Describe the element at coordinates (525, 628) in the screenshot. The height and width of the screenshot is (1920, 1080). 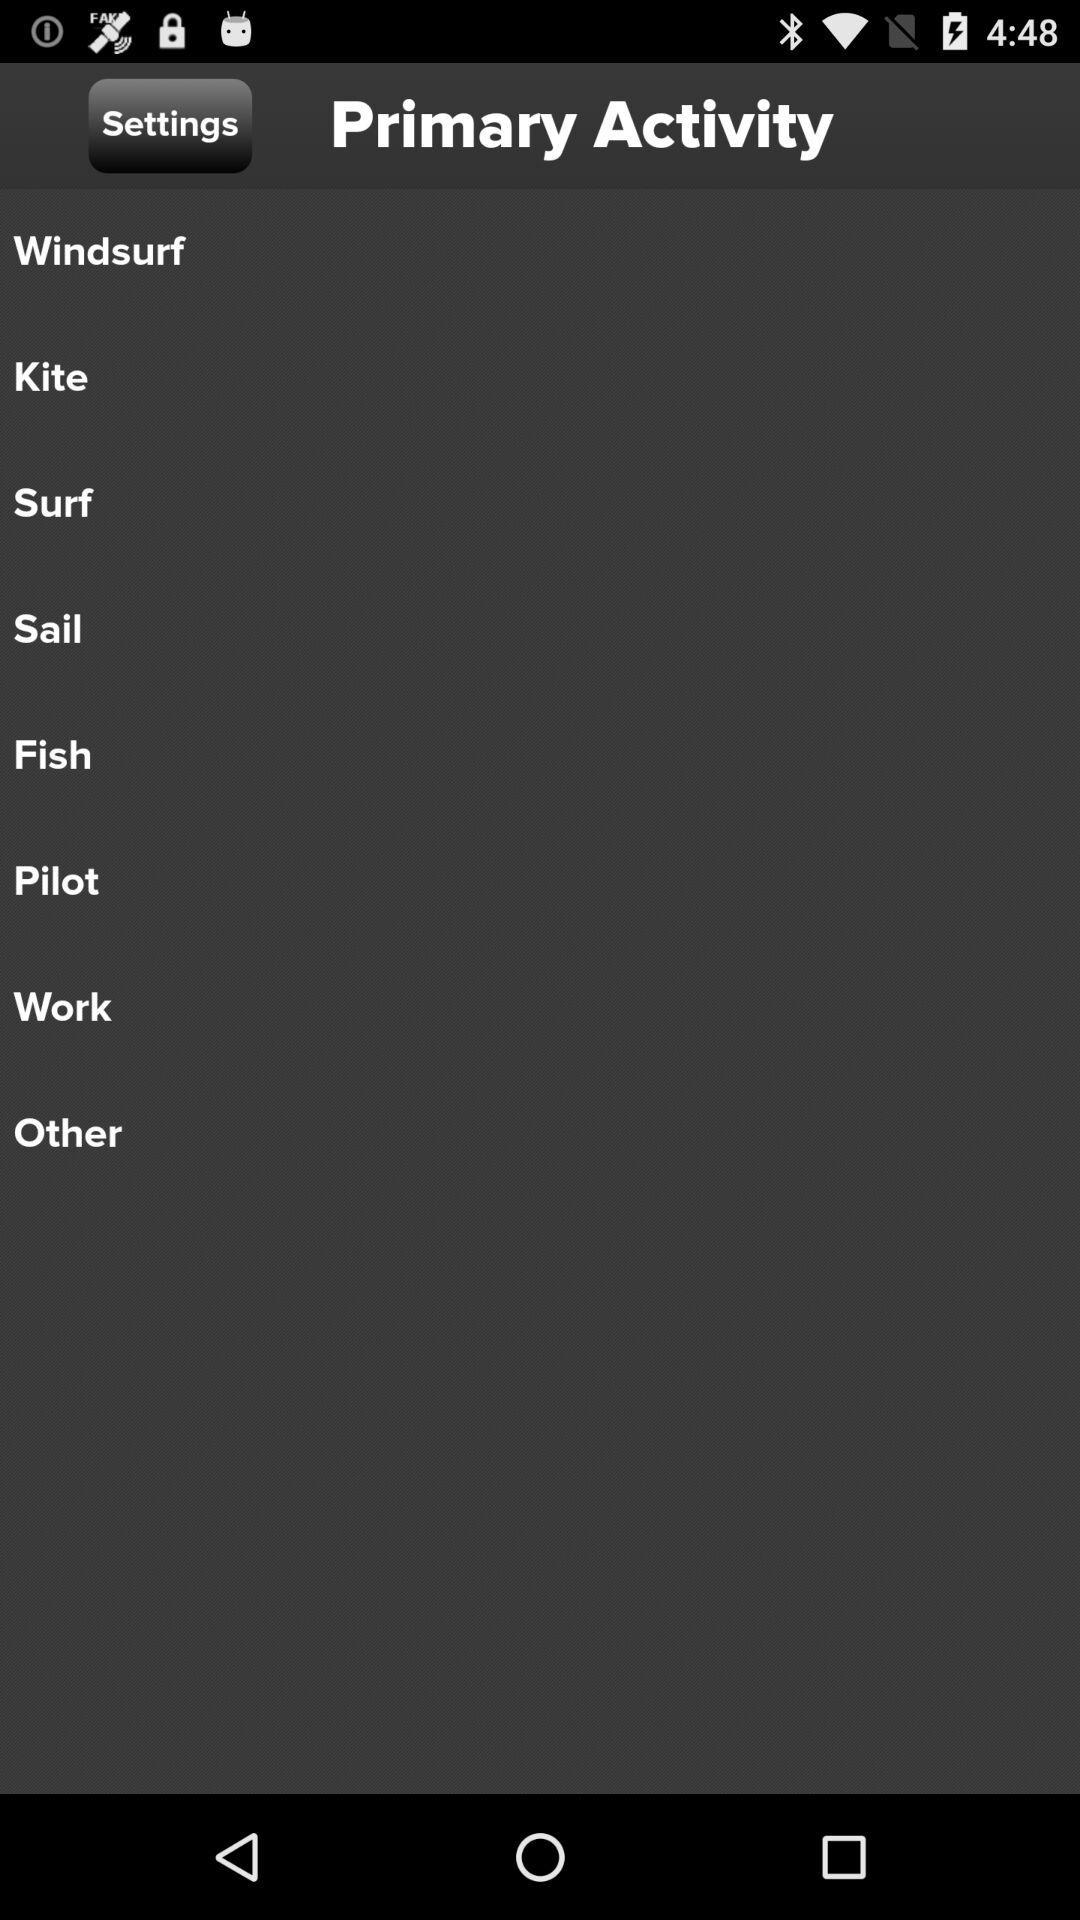
I see `sail icon` at that location.